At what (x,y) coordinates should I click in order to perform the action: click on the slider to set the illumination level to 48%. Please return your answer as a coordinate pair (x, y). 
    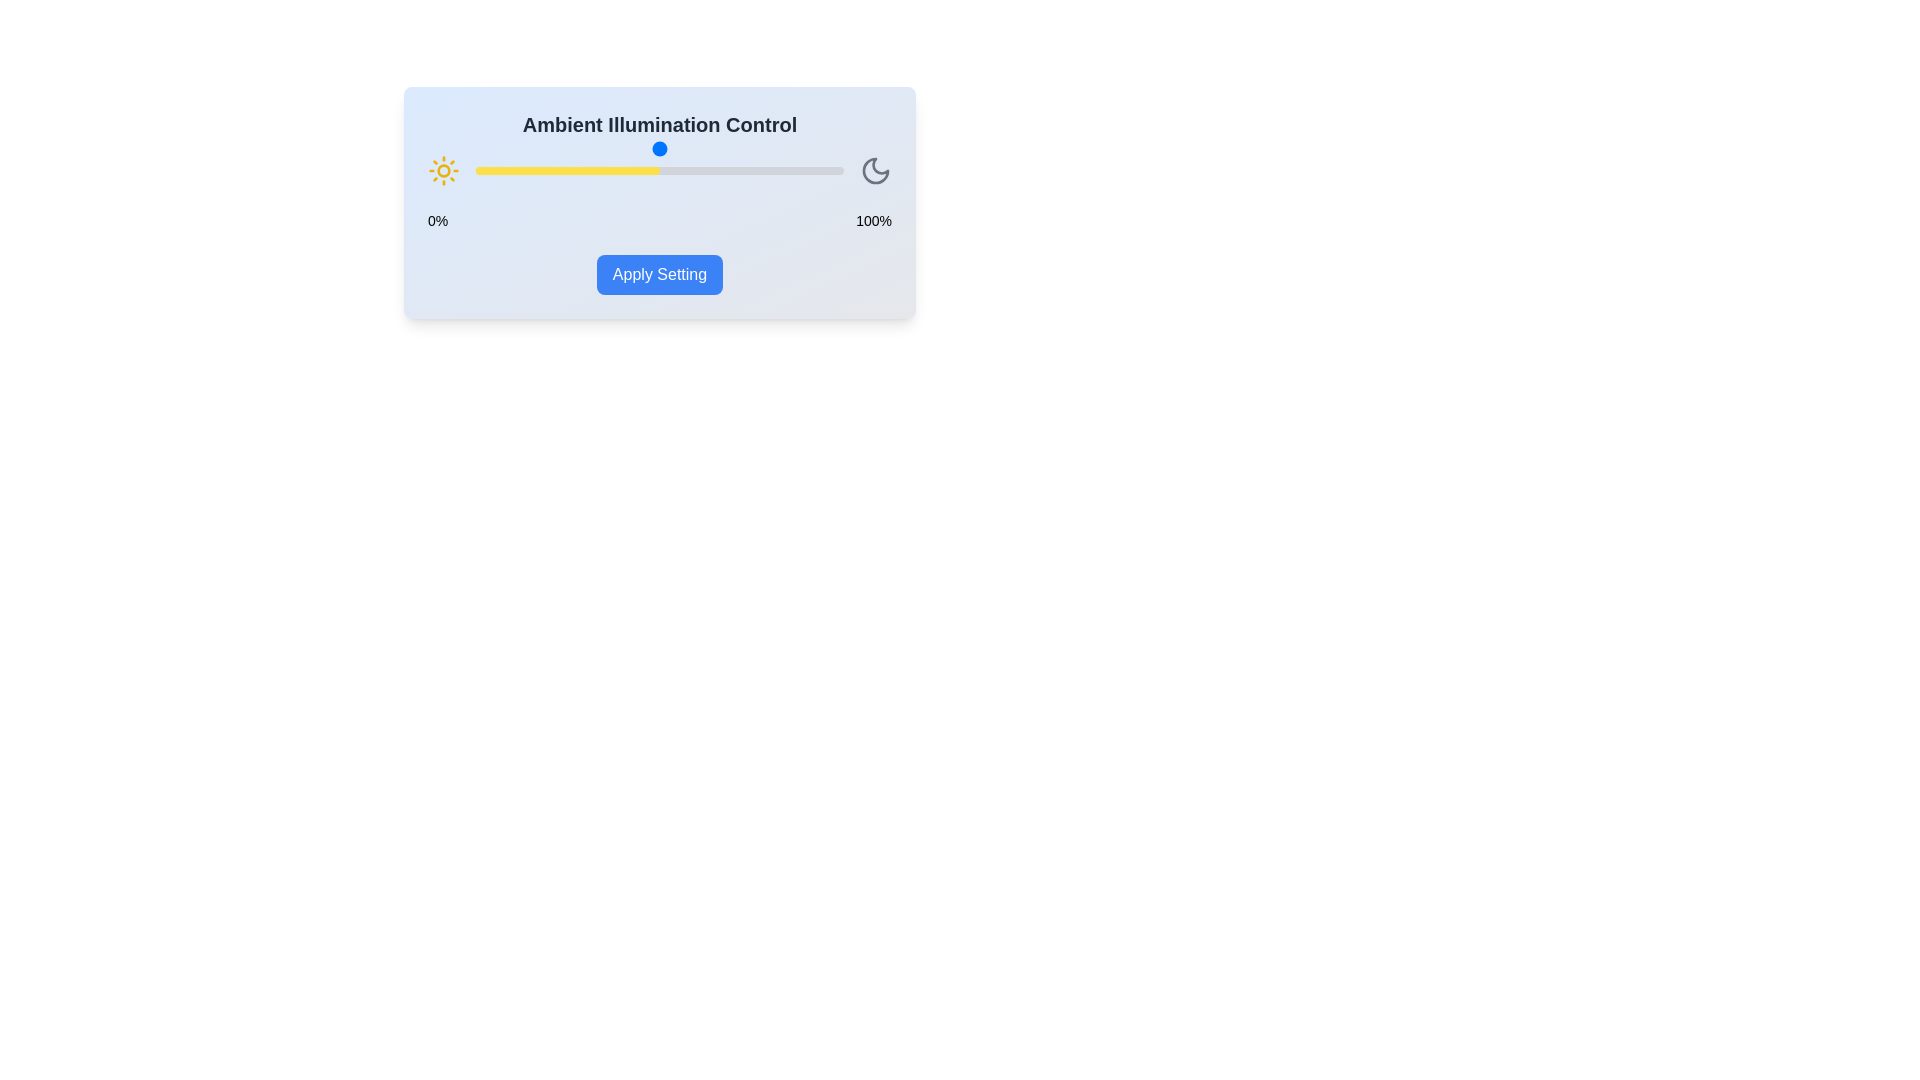
    Looking at the image, I should click on (652, 169).